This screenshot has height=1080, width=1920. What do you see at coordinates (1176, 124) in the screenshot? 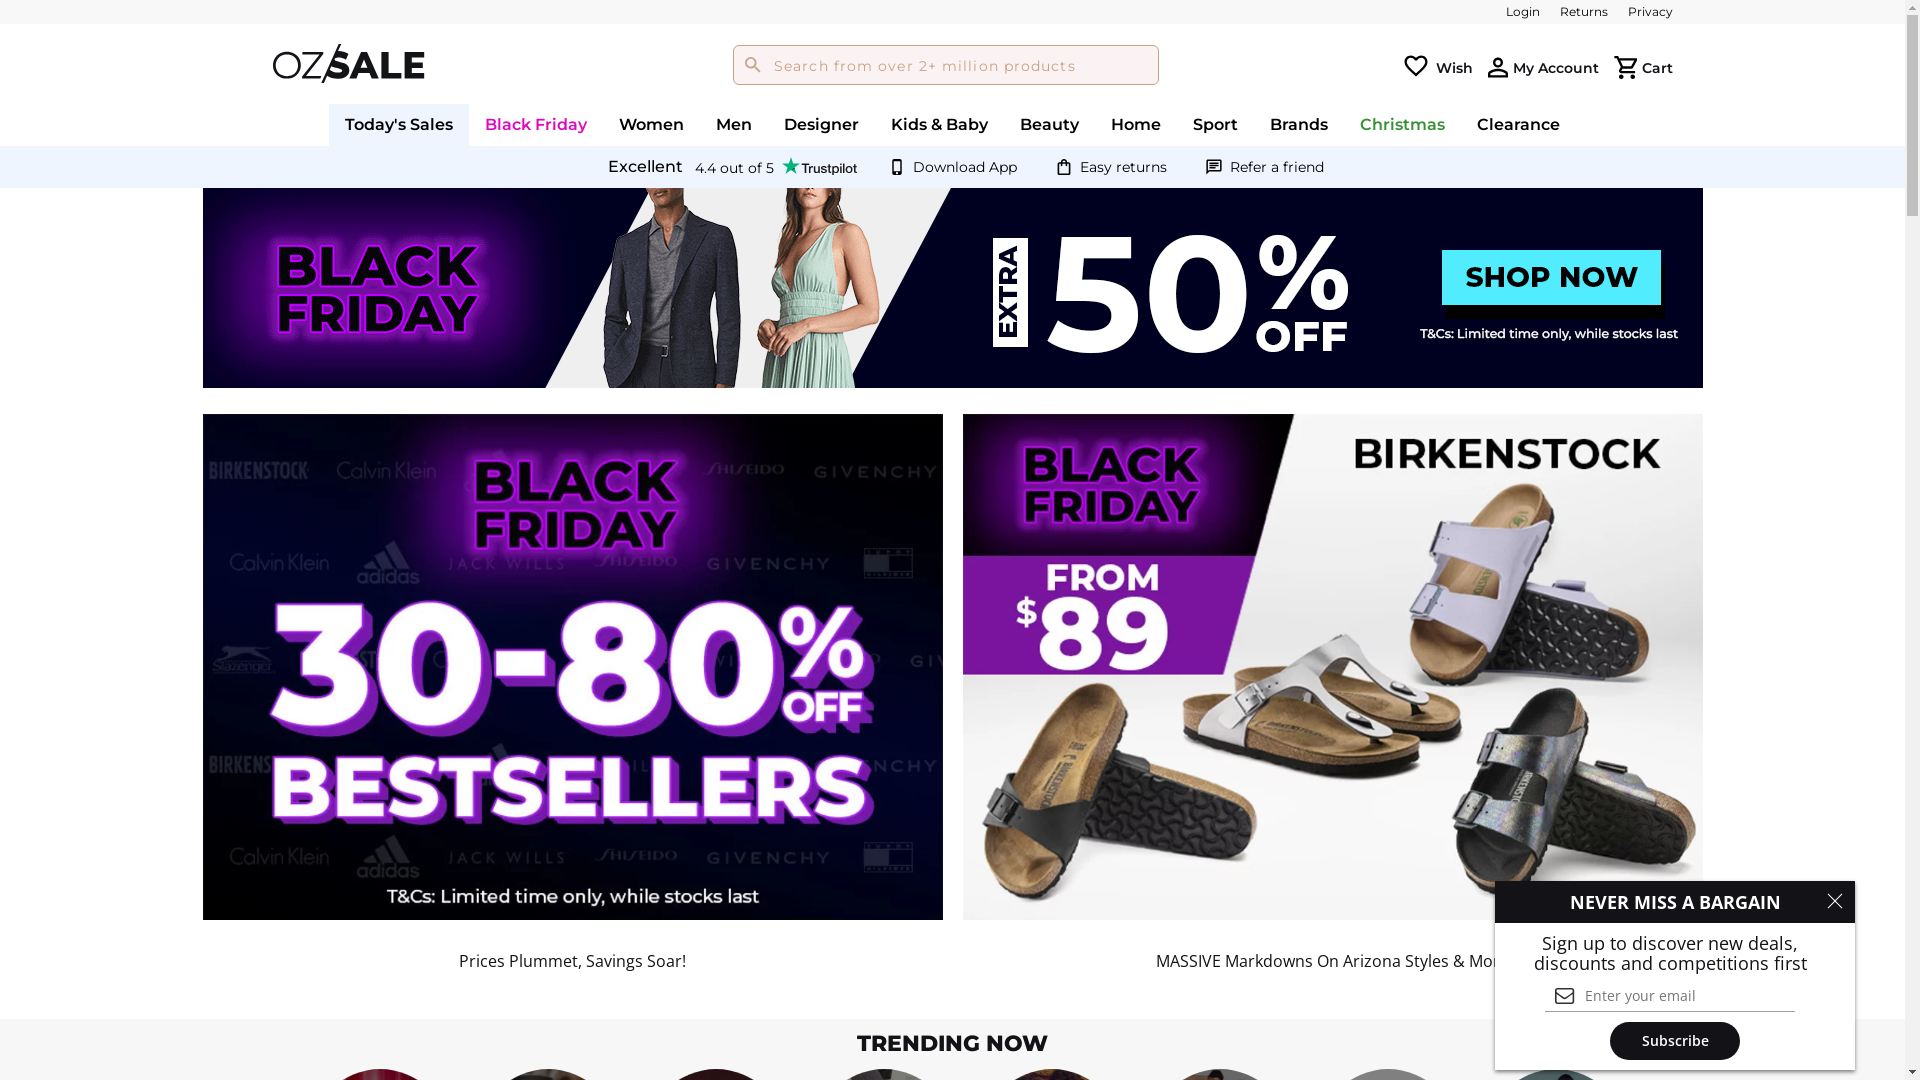
I see `'Sport'` at bounding box center [1176, 124].